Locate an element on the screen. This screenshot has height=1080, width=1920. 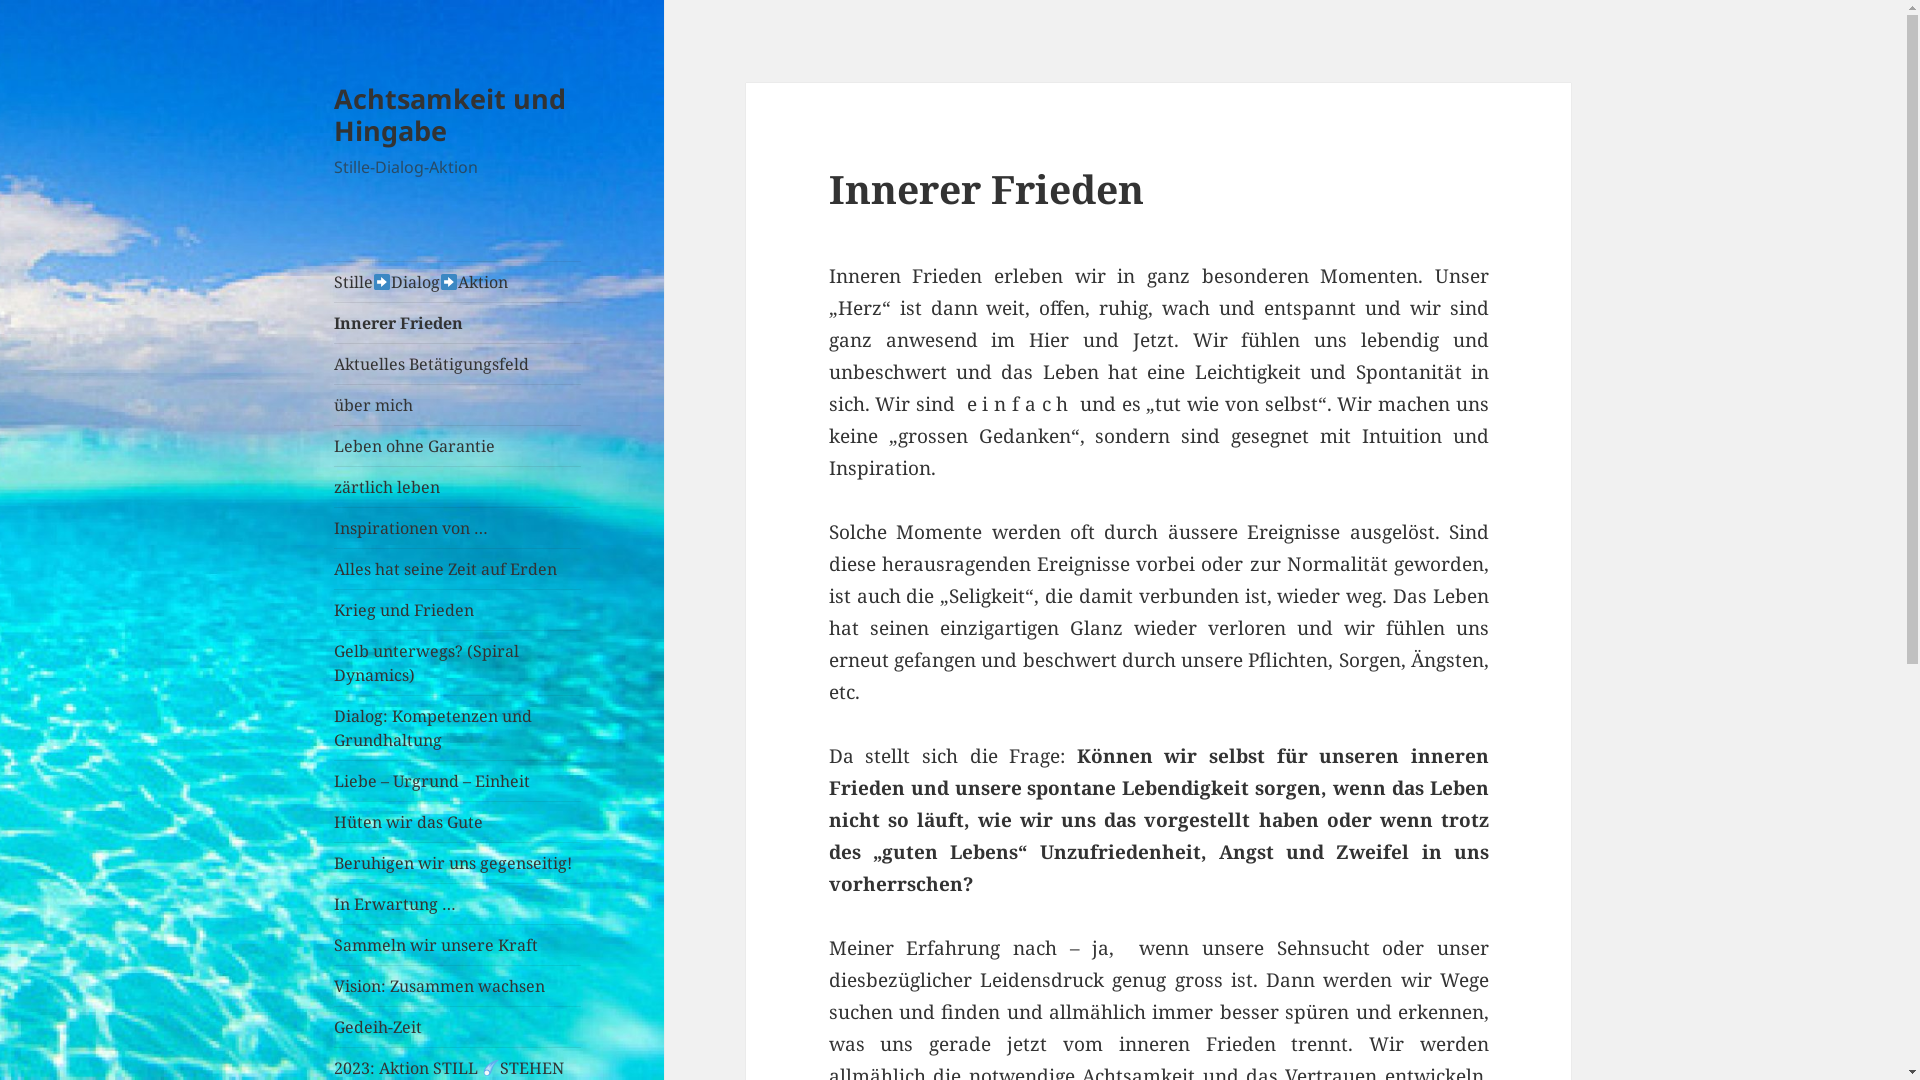
'Dialog: Kompetenzen und Grundhaltung' is located at coordinates (456, 728).